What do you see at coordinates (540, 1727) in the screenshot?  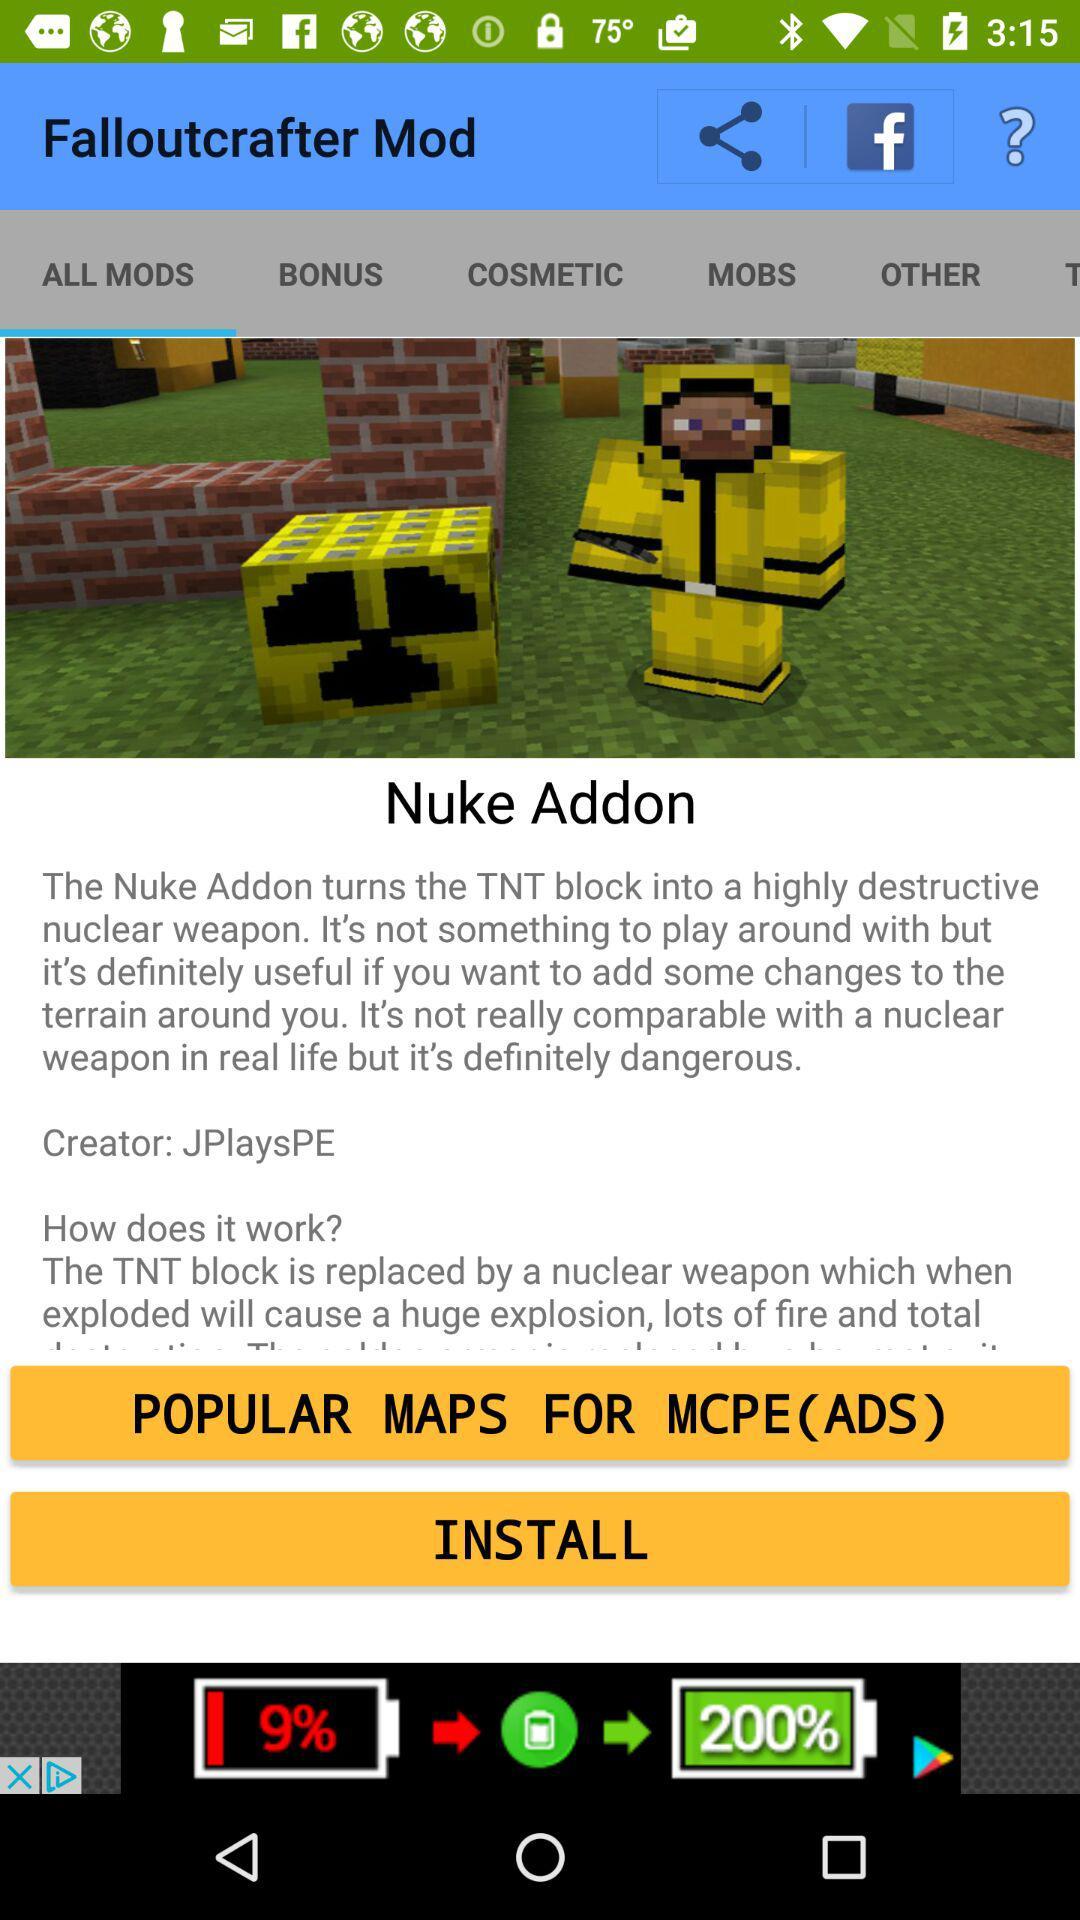 I see `advertisement banner` at bounding box center [540, 1727].